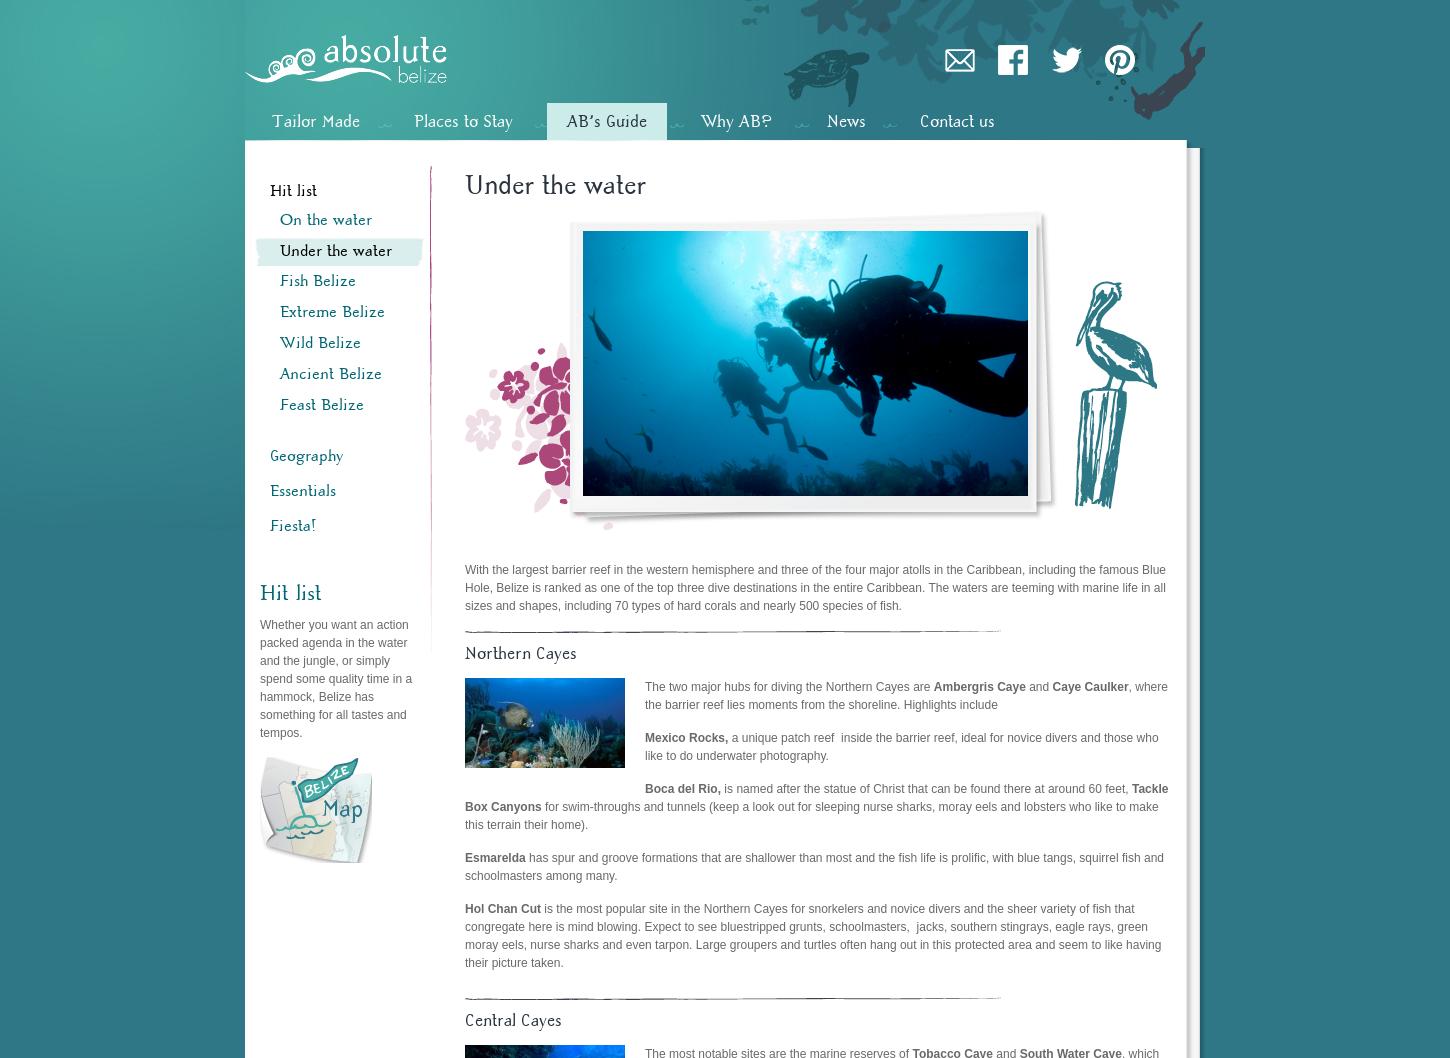 This screenshot has width=1450, height=1058. Describe the element at coordinates (335, 676) in the screenshot. I see `'Whether you want an action packed agenda in the water and the jungle, or simply spend some quality time in a hammock, Belize has something for all tastes and tempos.'` at that location.